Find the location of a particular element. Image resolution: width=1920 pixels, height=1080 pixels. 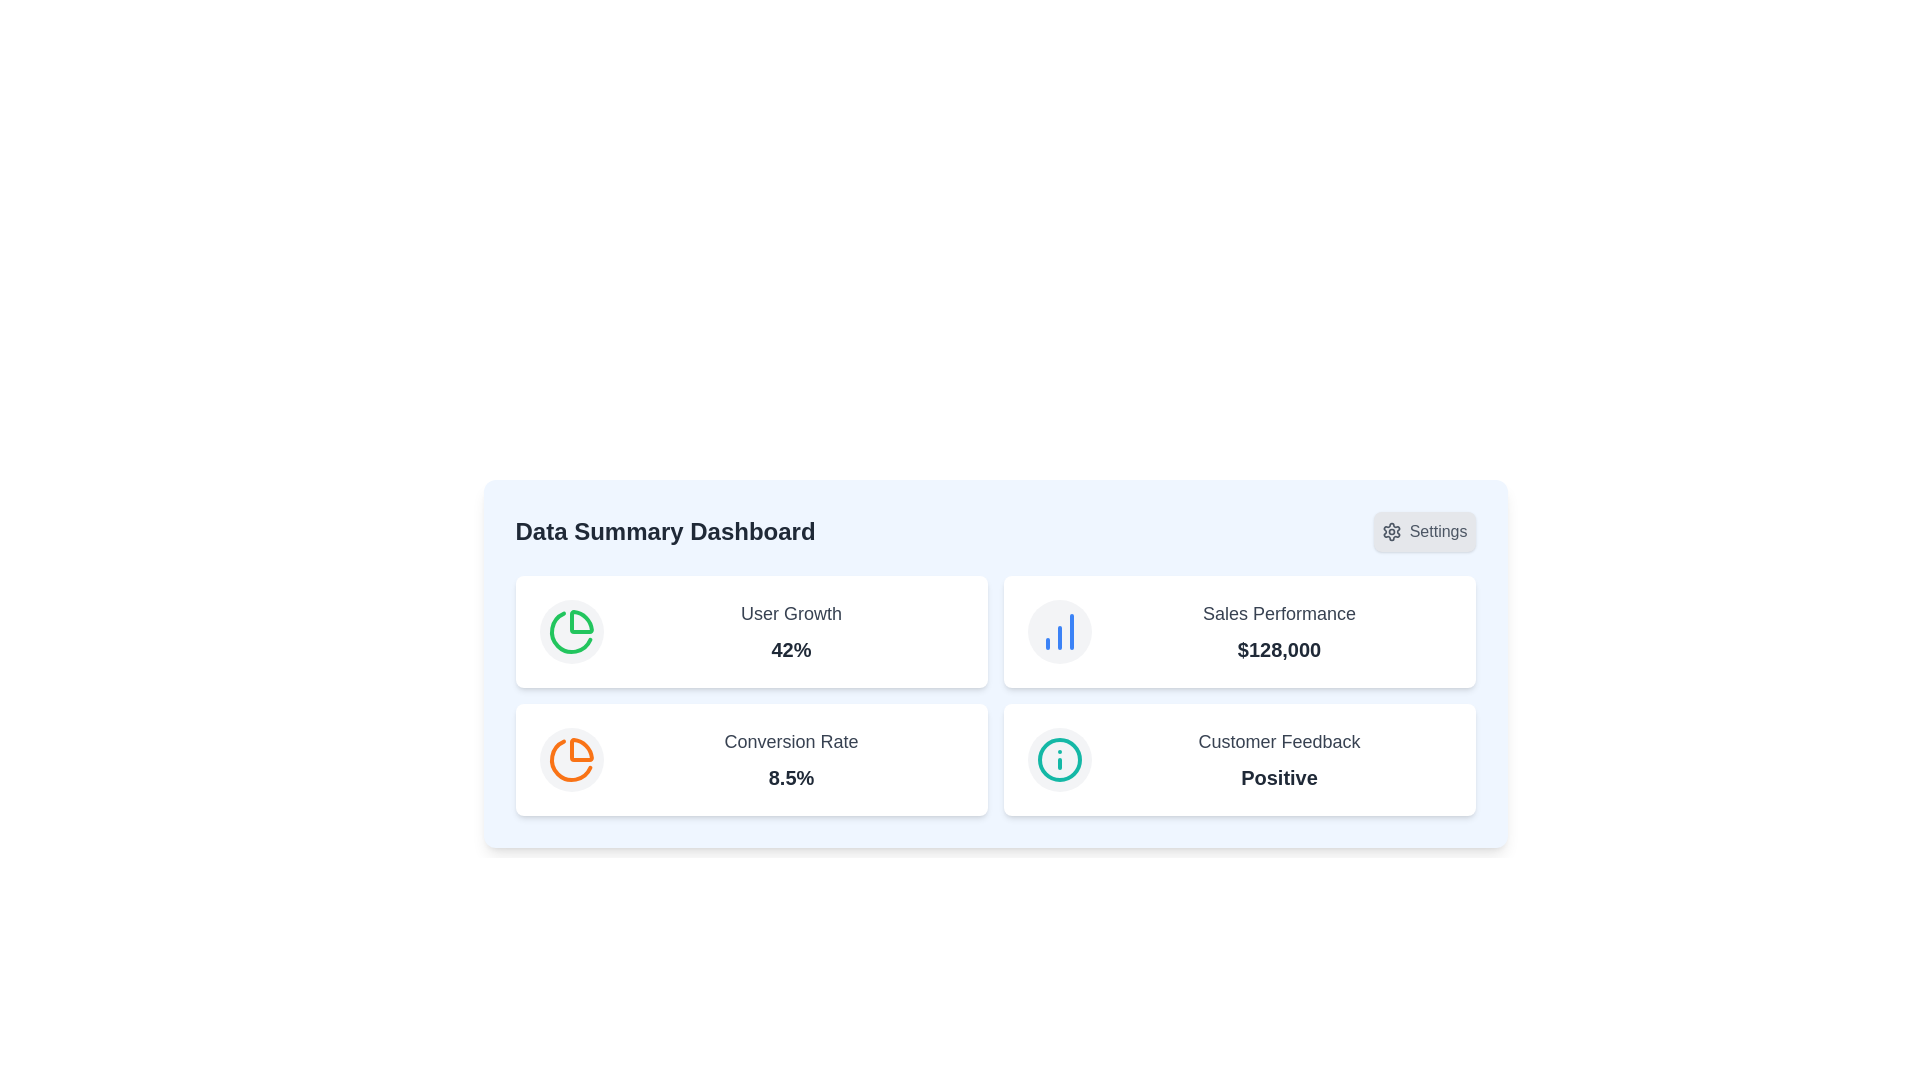

the blue bar chart icon with three vertical bars of varying lengths, located in the top-right cell of the dashboard's second row of indicators, next to the 'Sales Performance: $128,000' label is located at coordinates (1058, 632).